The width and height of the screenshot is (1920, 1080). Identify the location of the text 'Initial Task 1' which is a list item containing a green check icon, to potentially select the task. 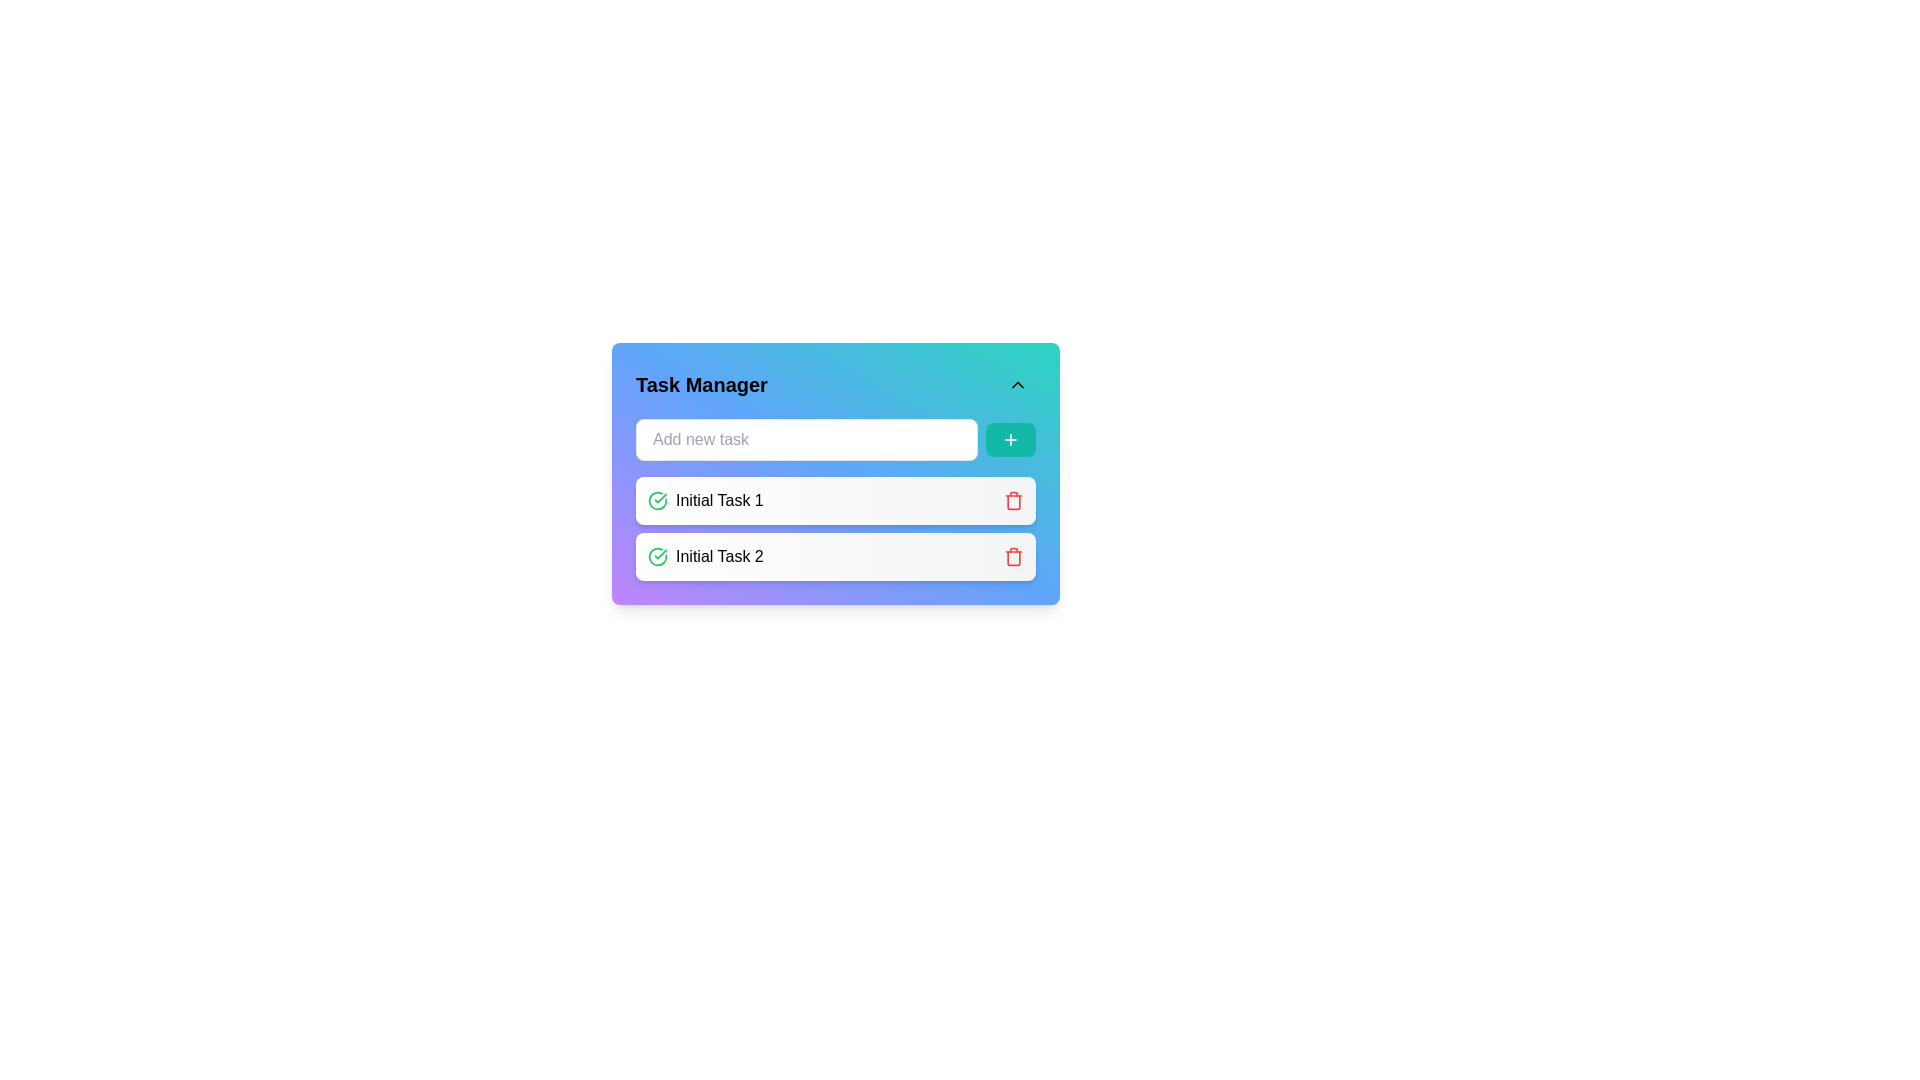
(705, 500).